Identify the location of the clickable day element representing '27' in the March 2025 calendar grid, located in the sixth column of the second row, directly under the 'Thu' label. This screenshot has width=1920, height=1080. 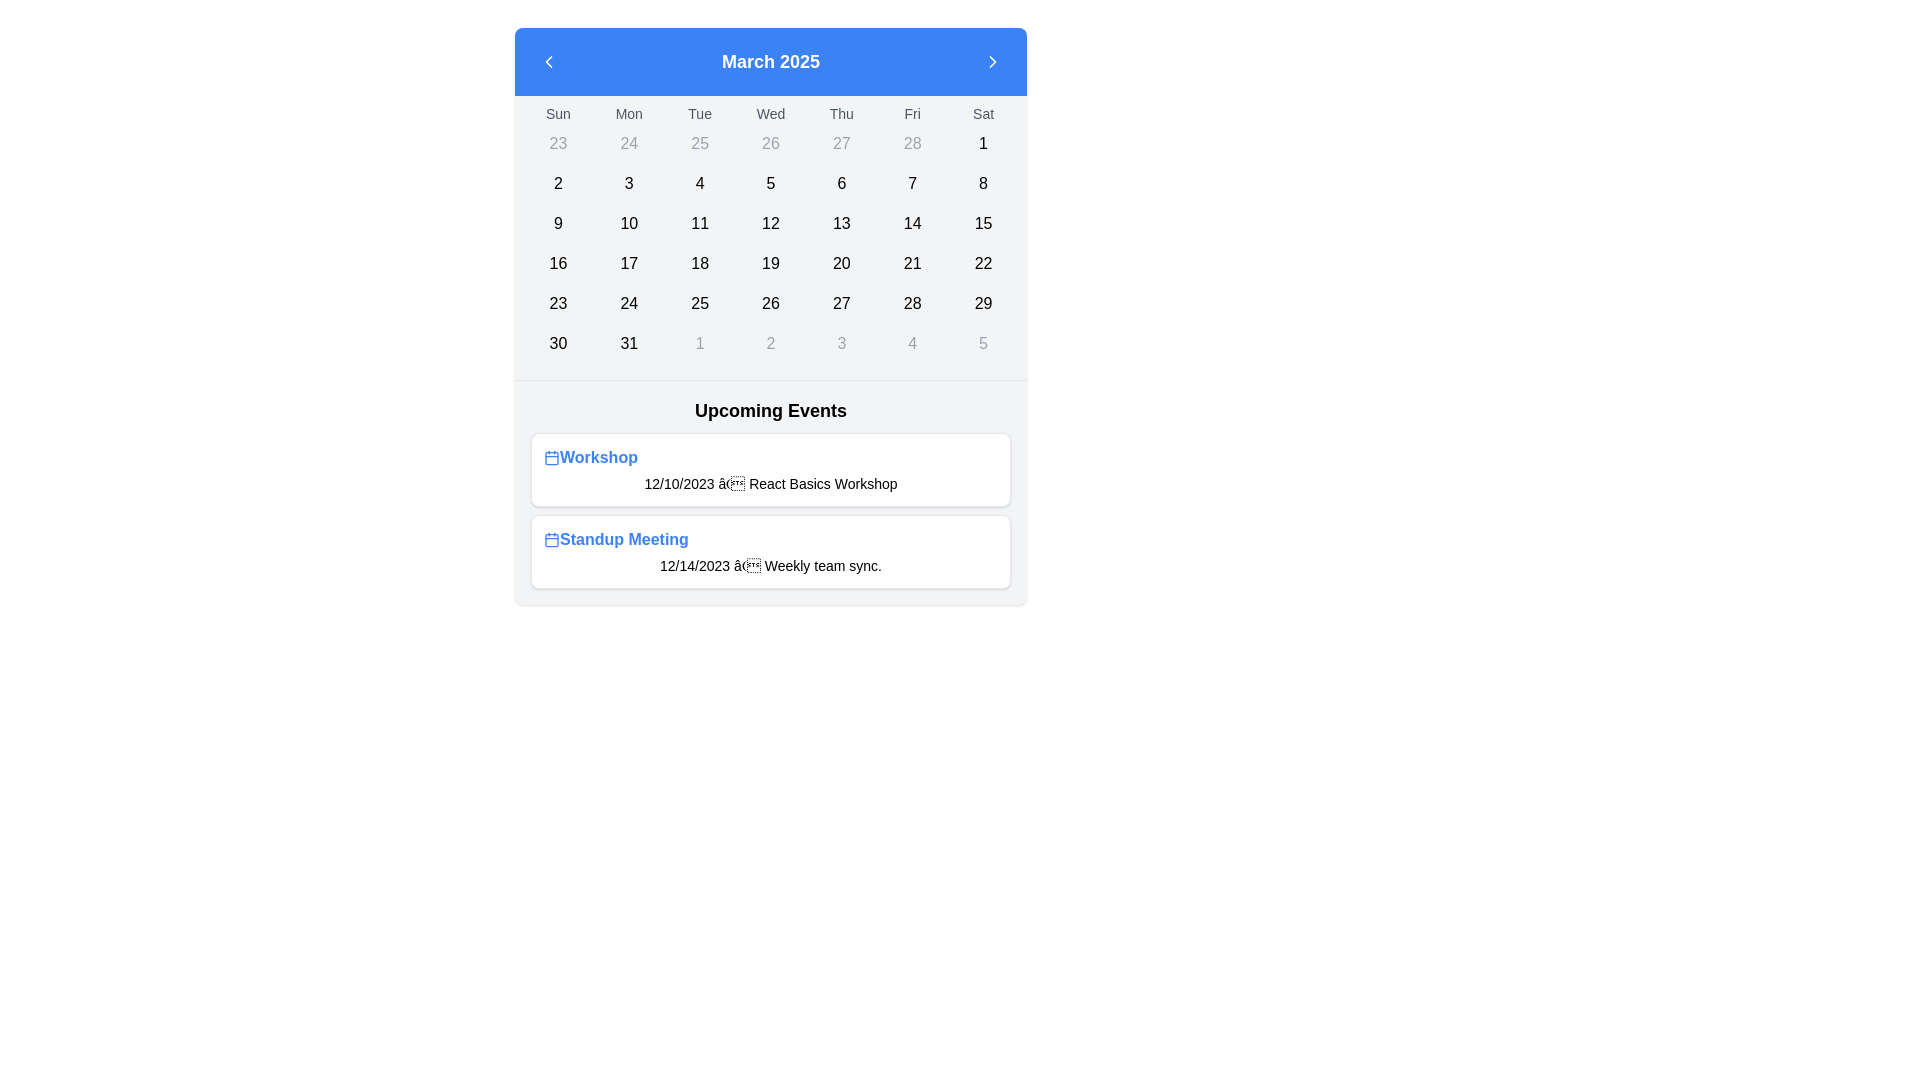
(841, 142).